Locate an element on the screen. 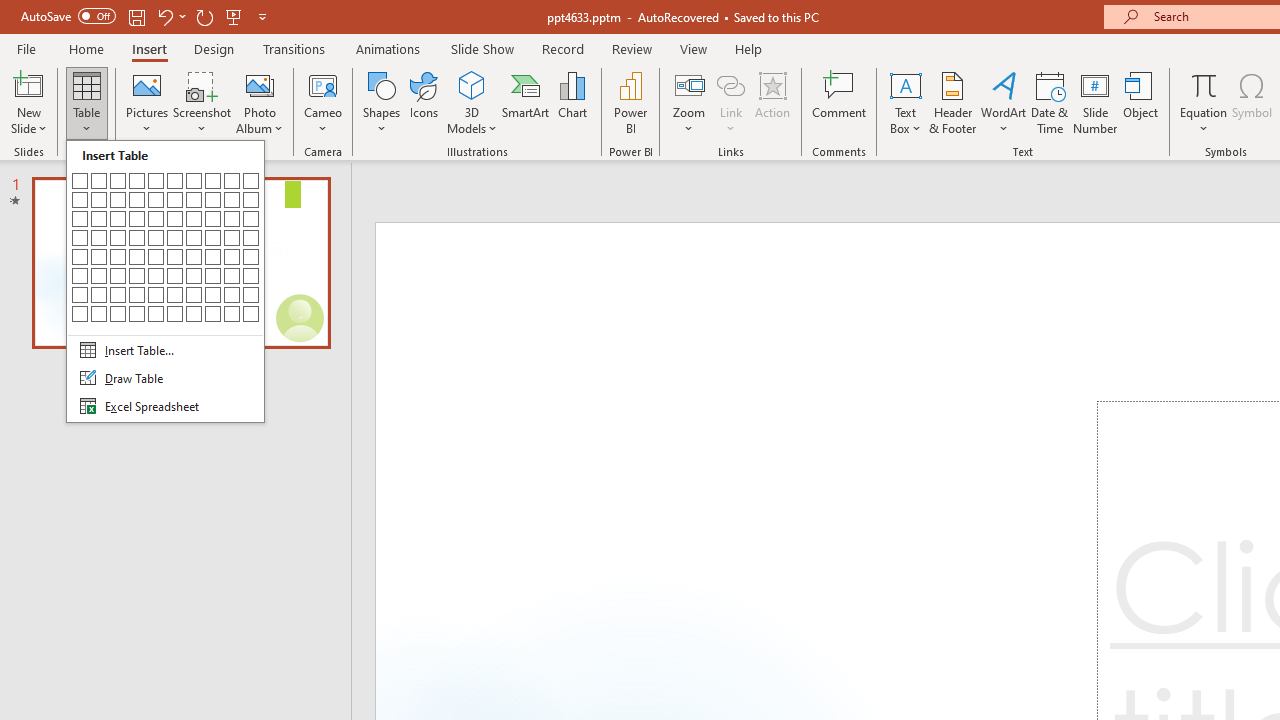  'Slide Number' is located at coordinates (1094, 103).